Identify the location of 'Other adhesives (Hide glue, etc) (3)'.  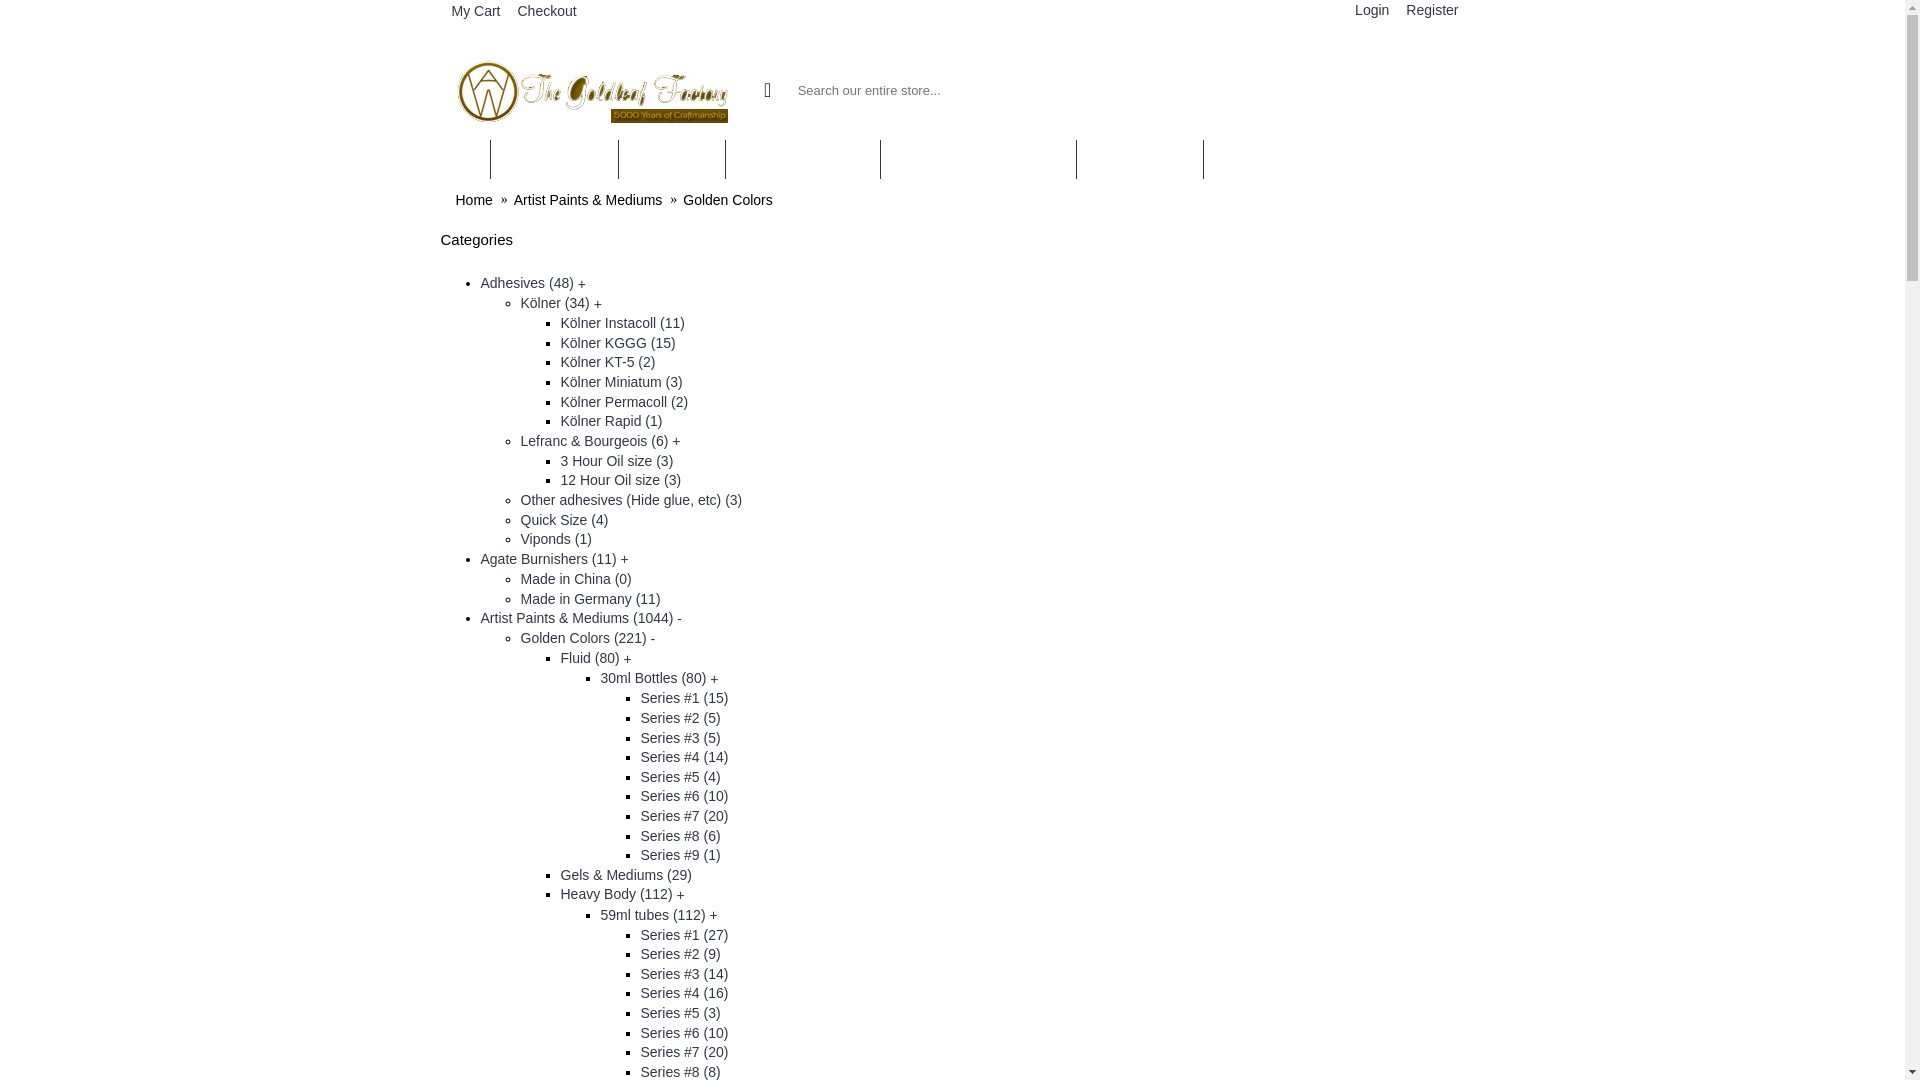
(629, 499).